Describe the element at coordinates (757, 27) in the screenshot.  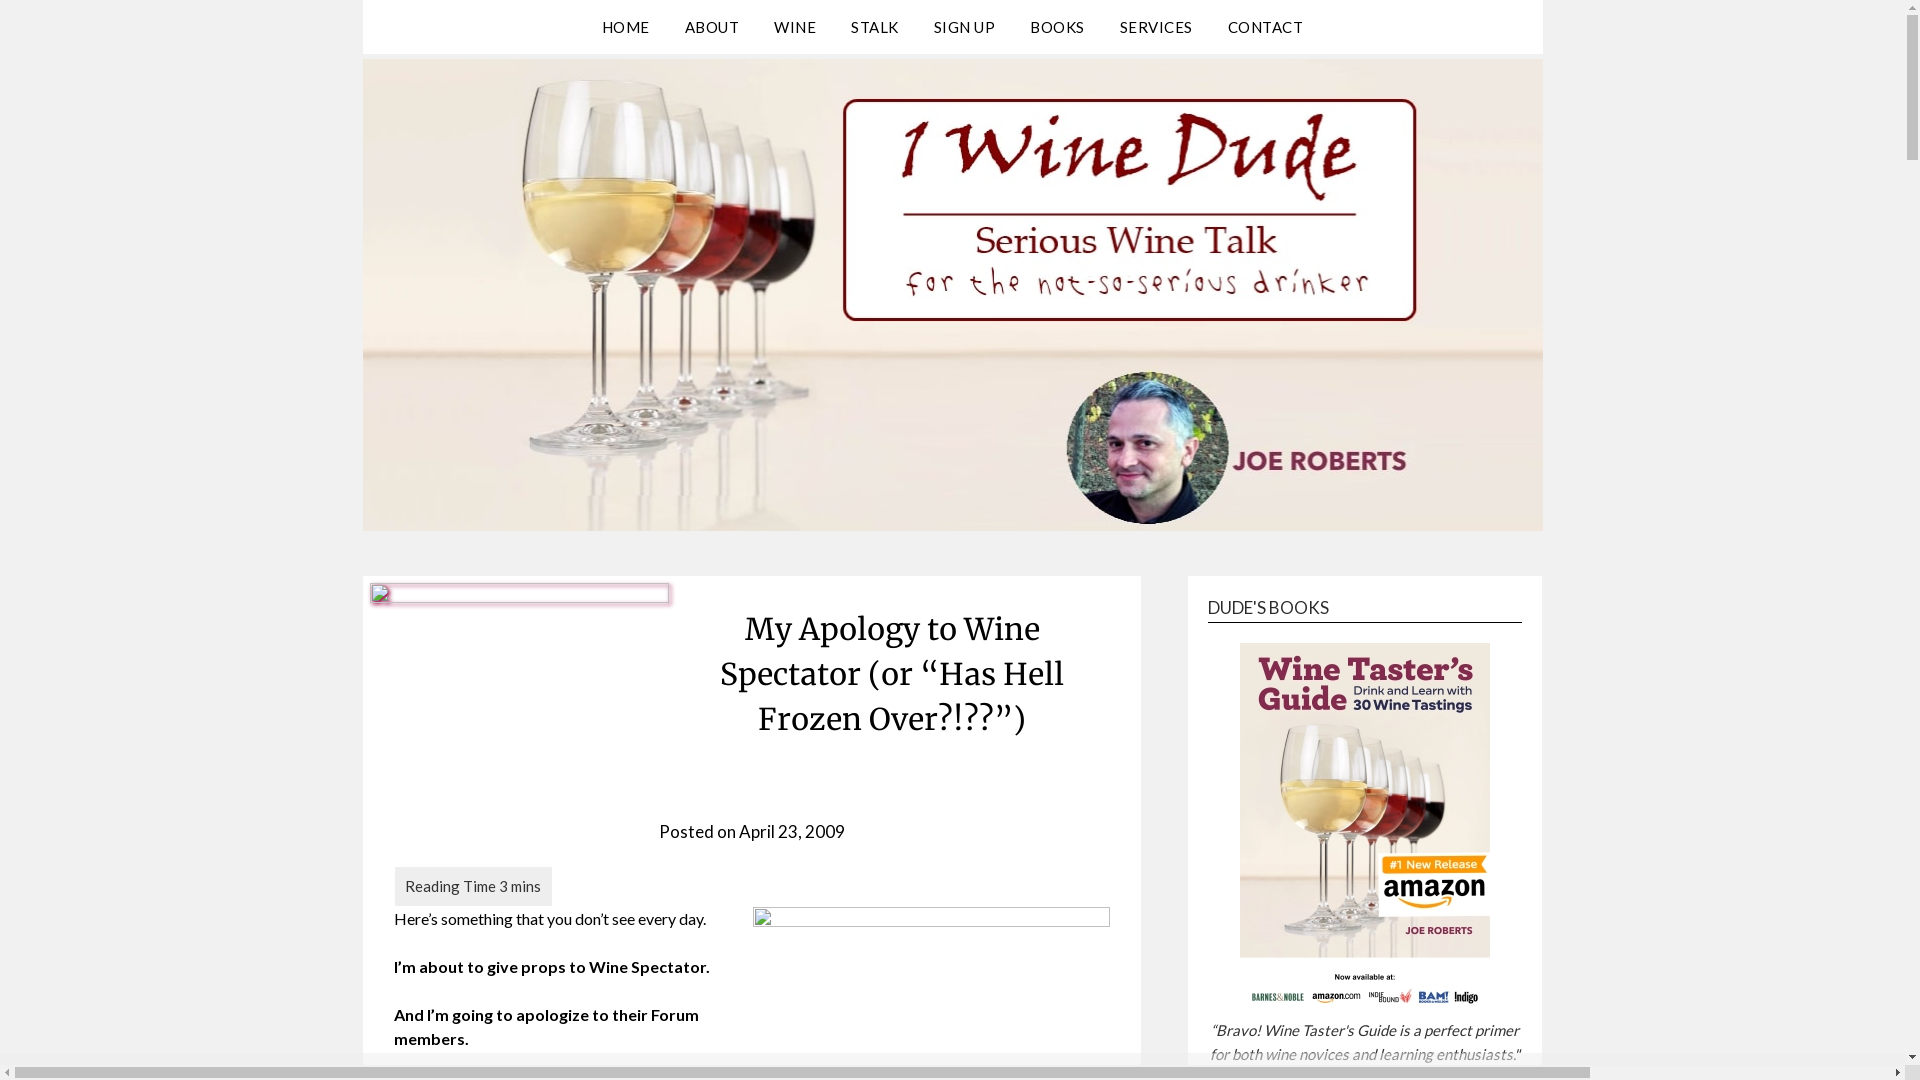
I see `'WINE'` at that location.